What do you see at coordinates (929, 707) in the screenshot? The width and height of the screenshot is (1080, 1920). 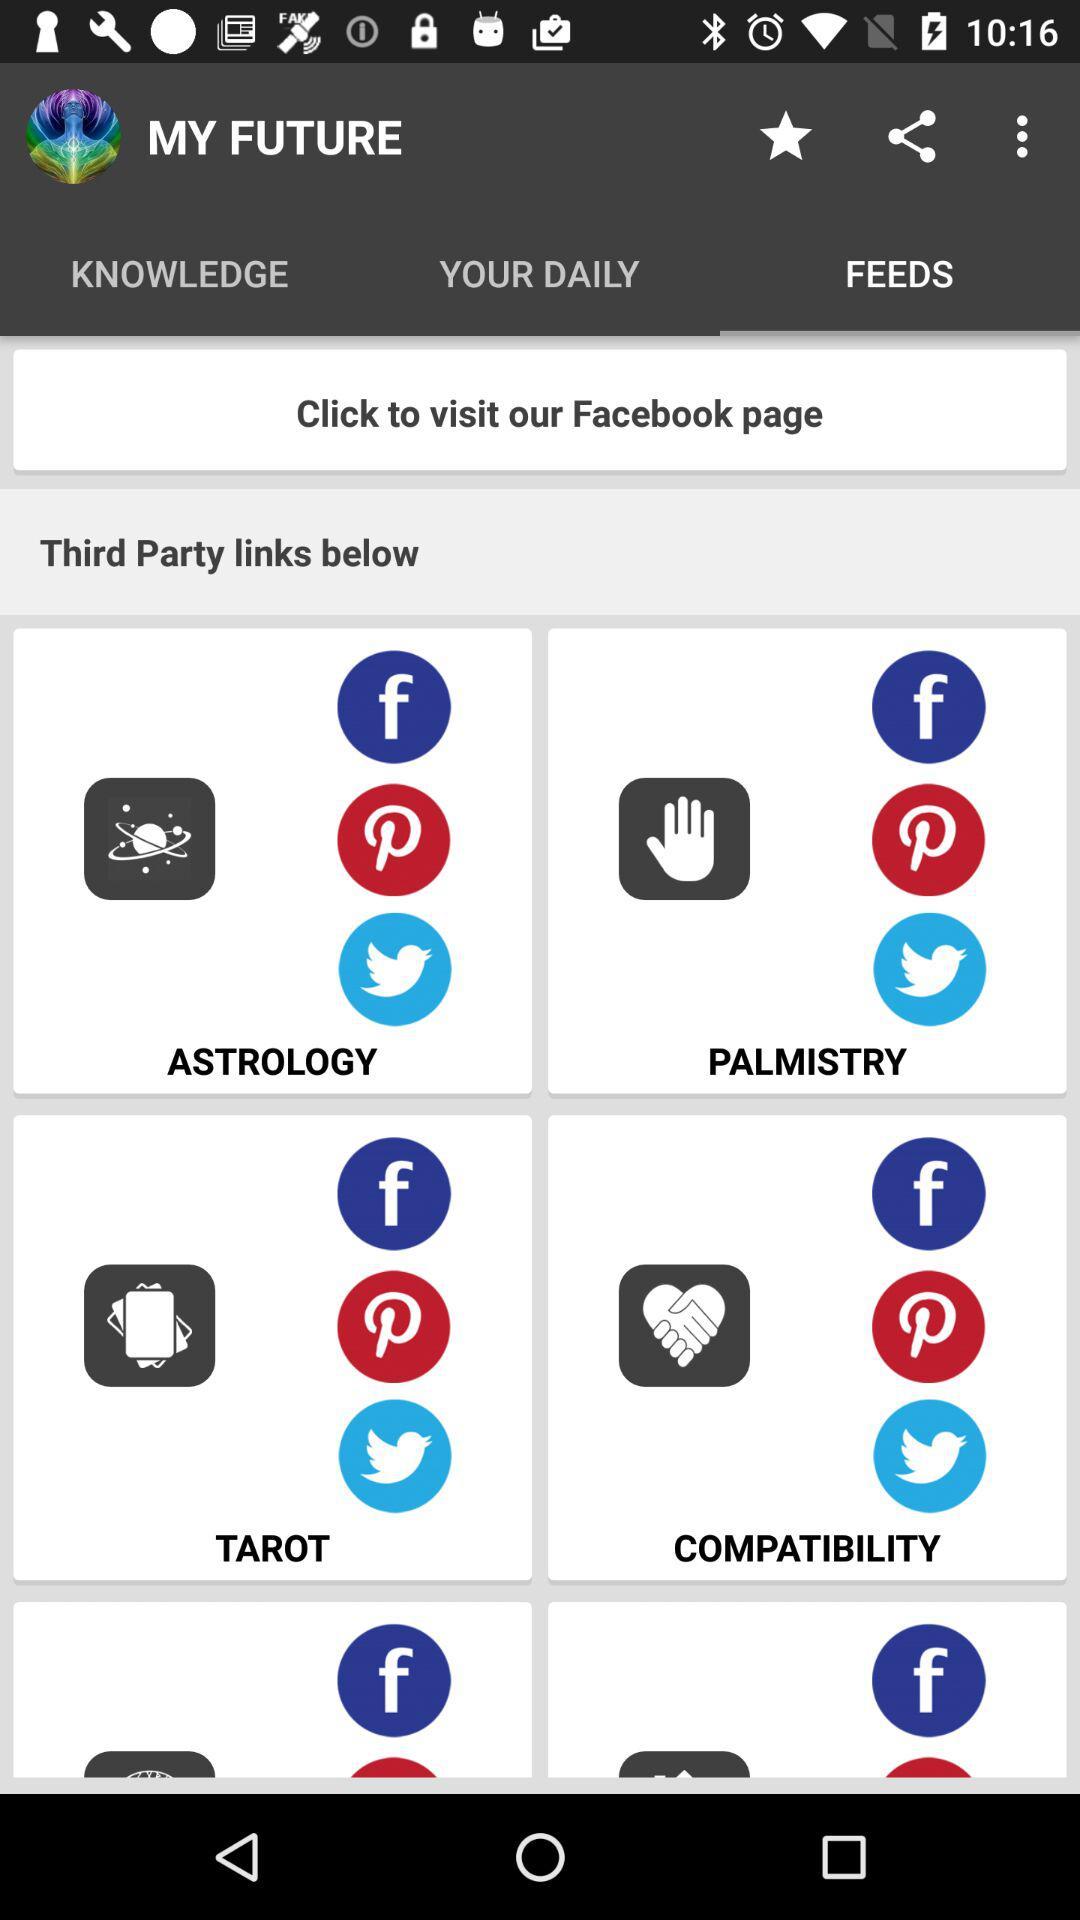 I see `share in facebook` at bounding box center [929, 707].